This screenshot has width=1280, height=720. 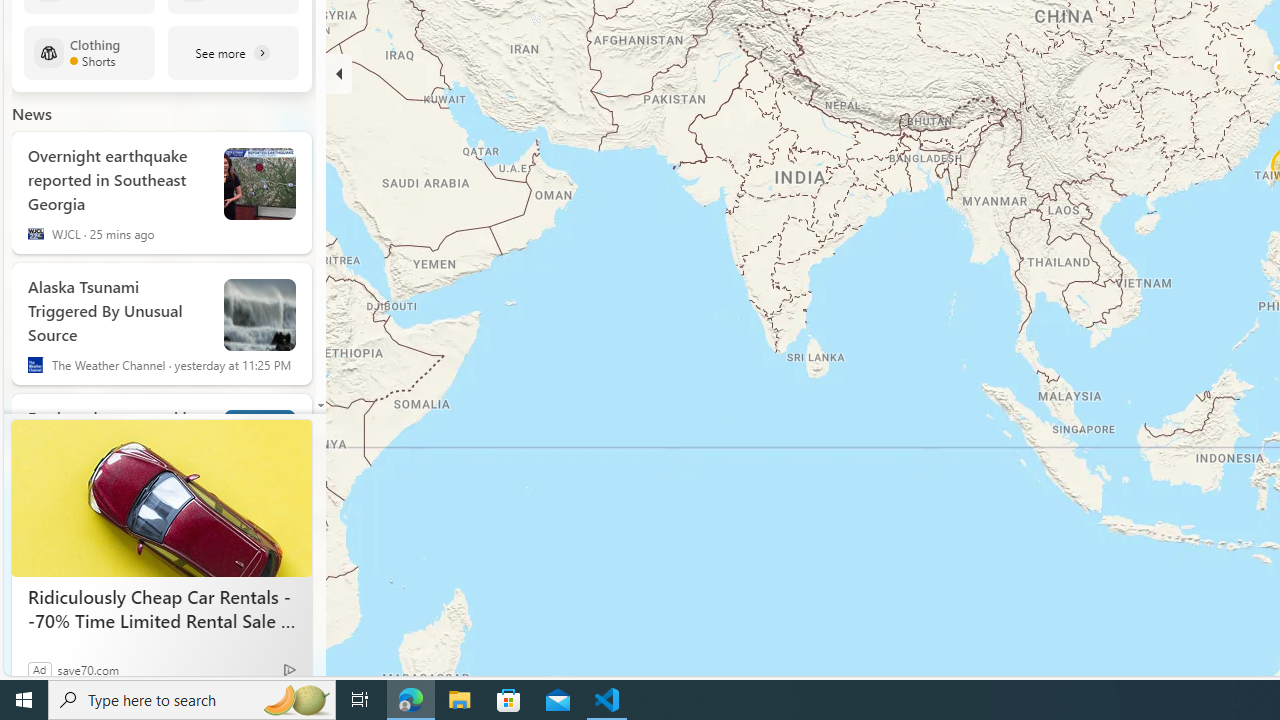 I want to click on 'Ad', so click(x=40, y=669).